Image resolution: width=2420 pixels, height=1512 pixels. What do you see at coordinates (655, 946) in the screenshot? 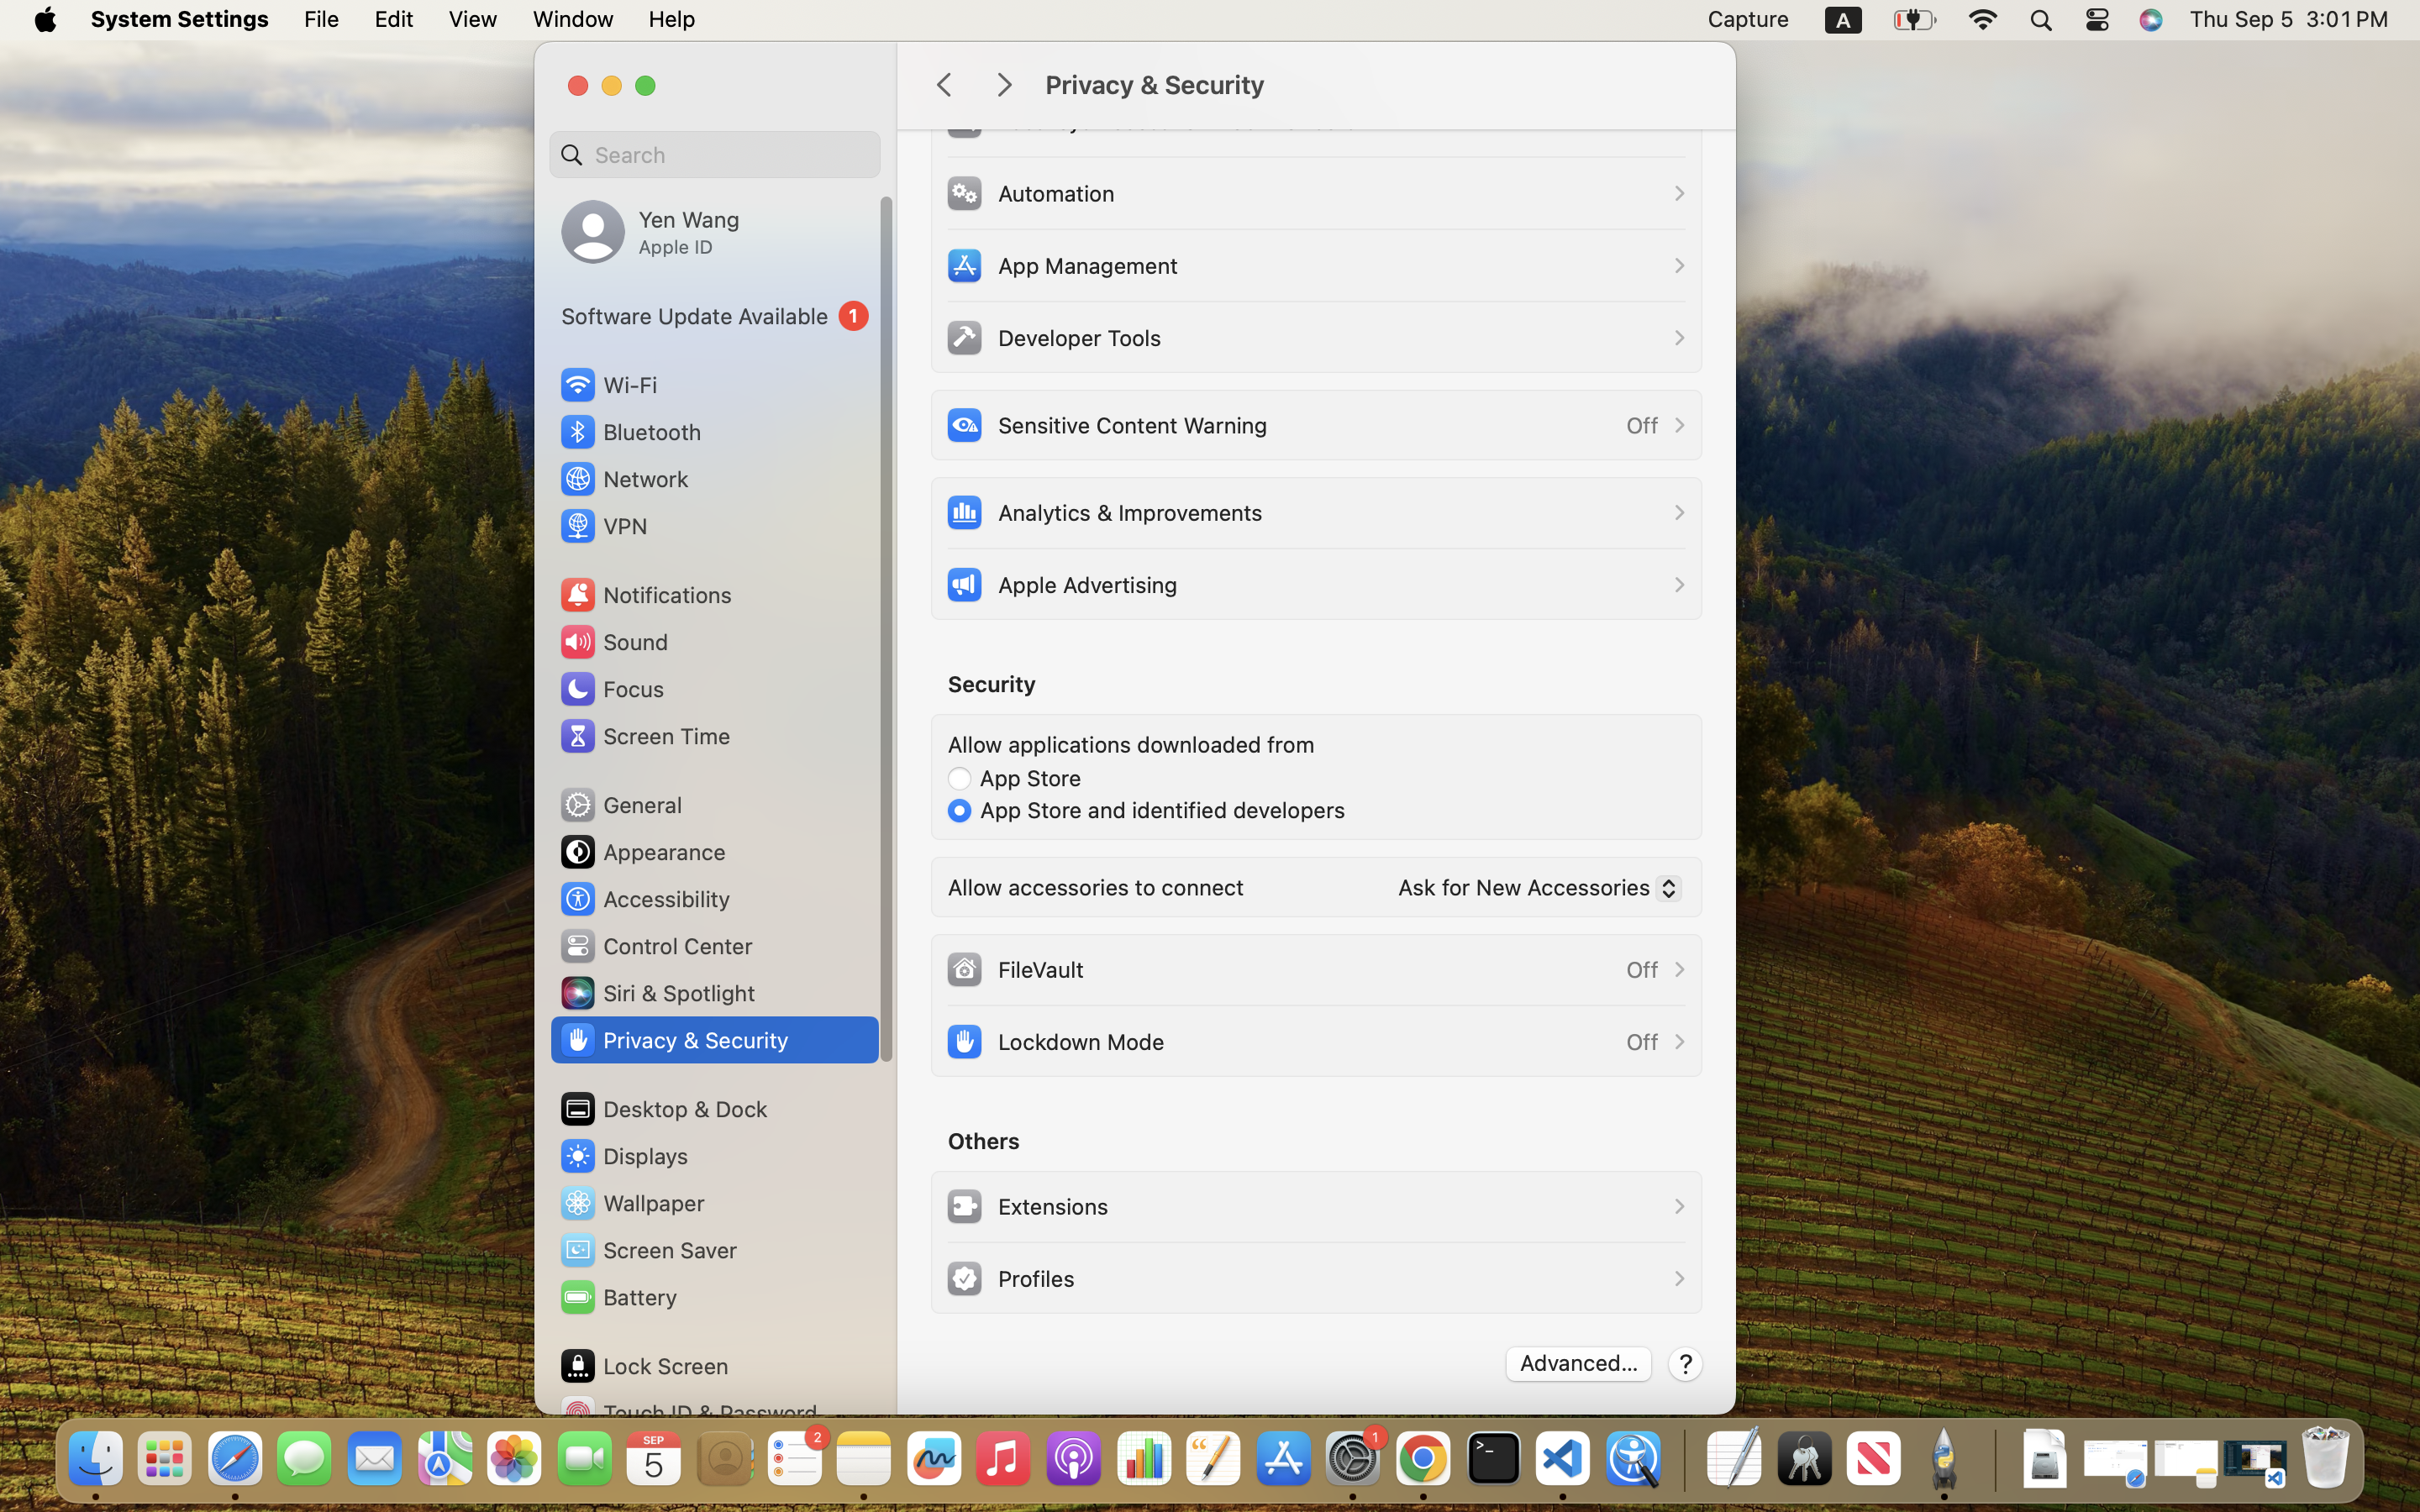
I see `'Control Center'` at bounding box center [655, 946].